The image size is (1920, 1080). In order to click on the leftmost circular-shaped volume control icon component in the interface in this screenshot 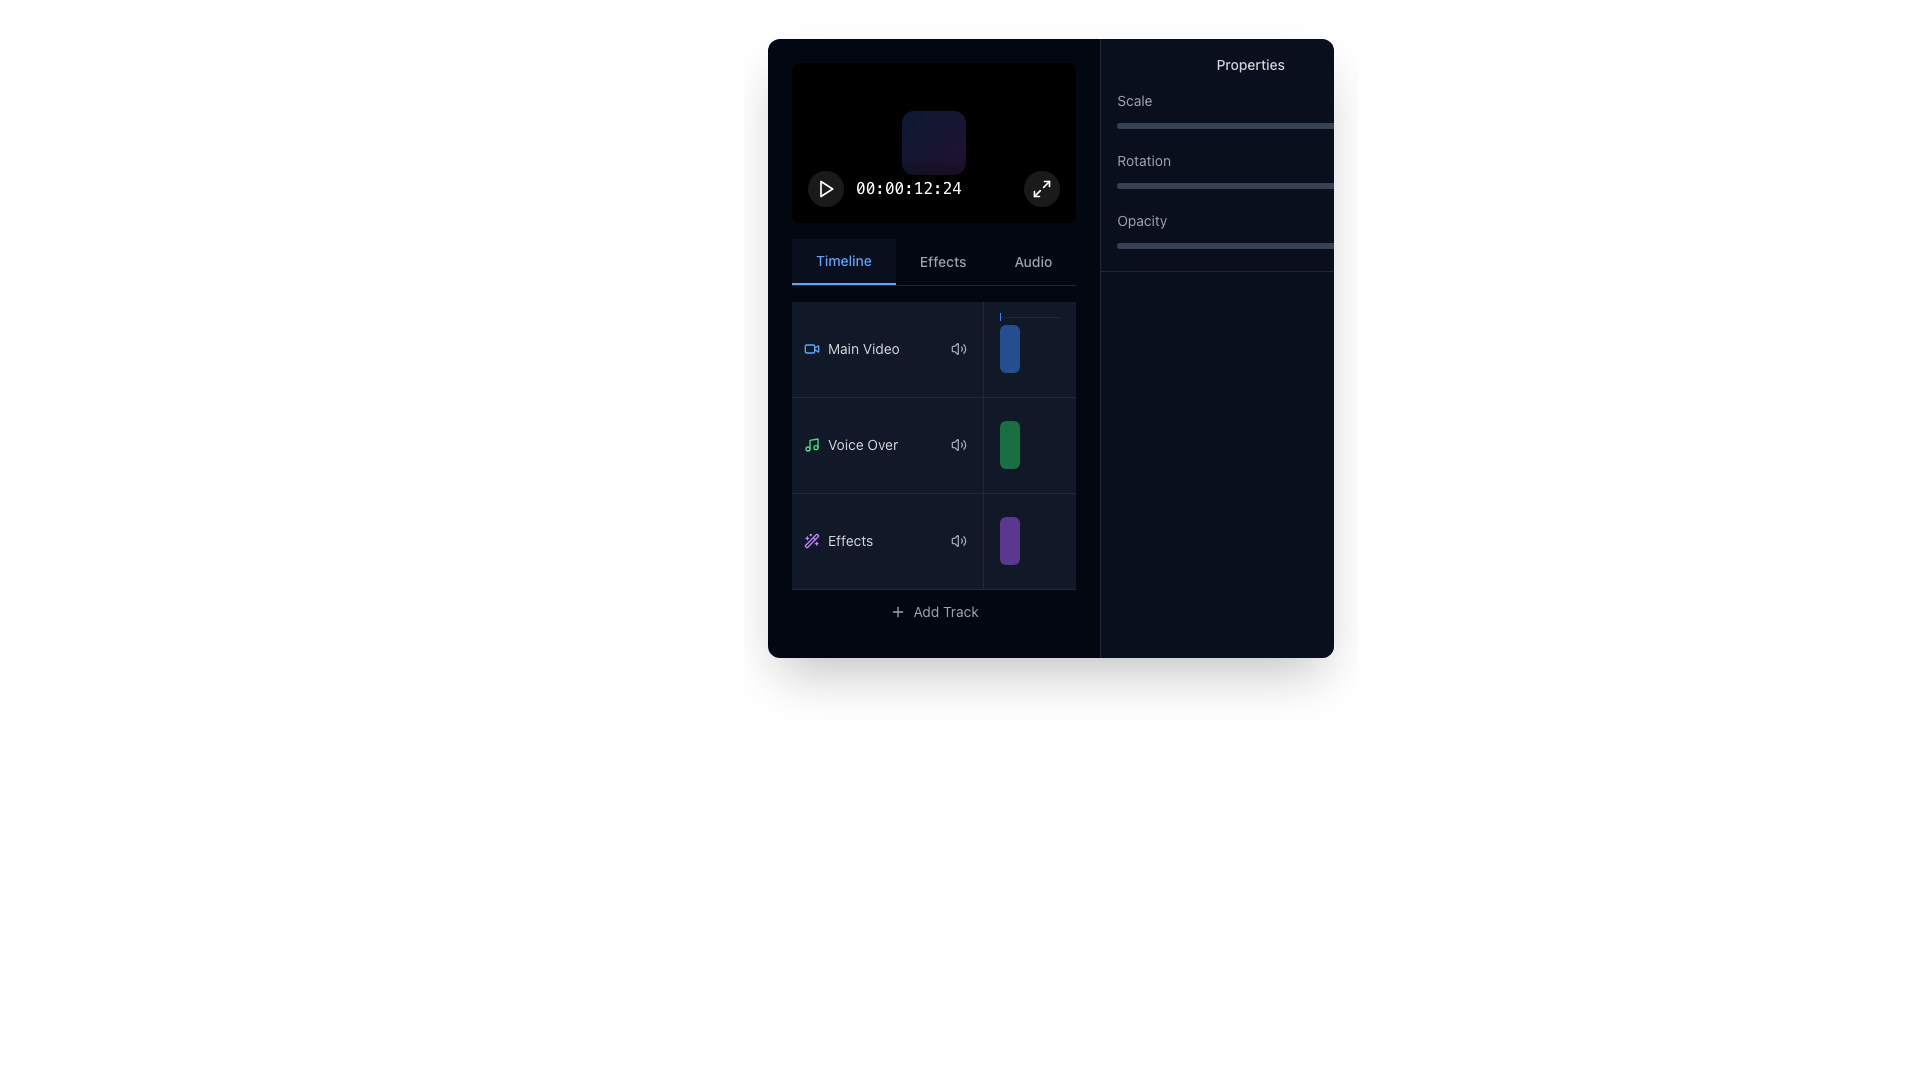, I will do `click(954, 541)`.